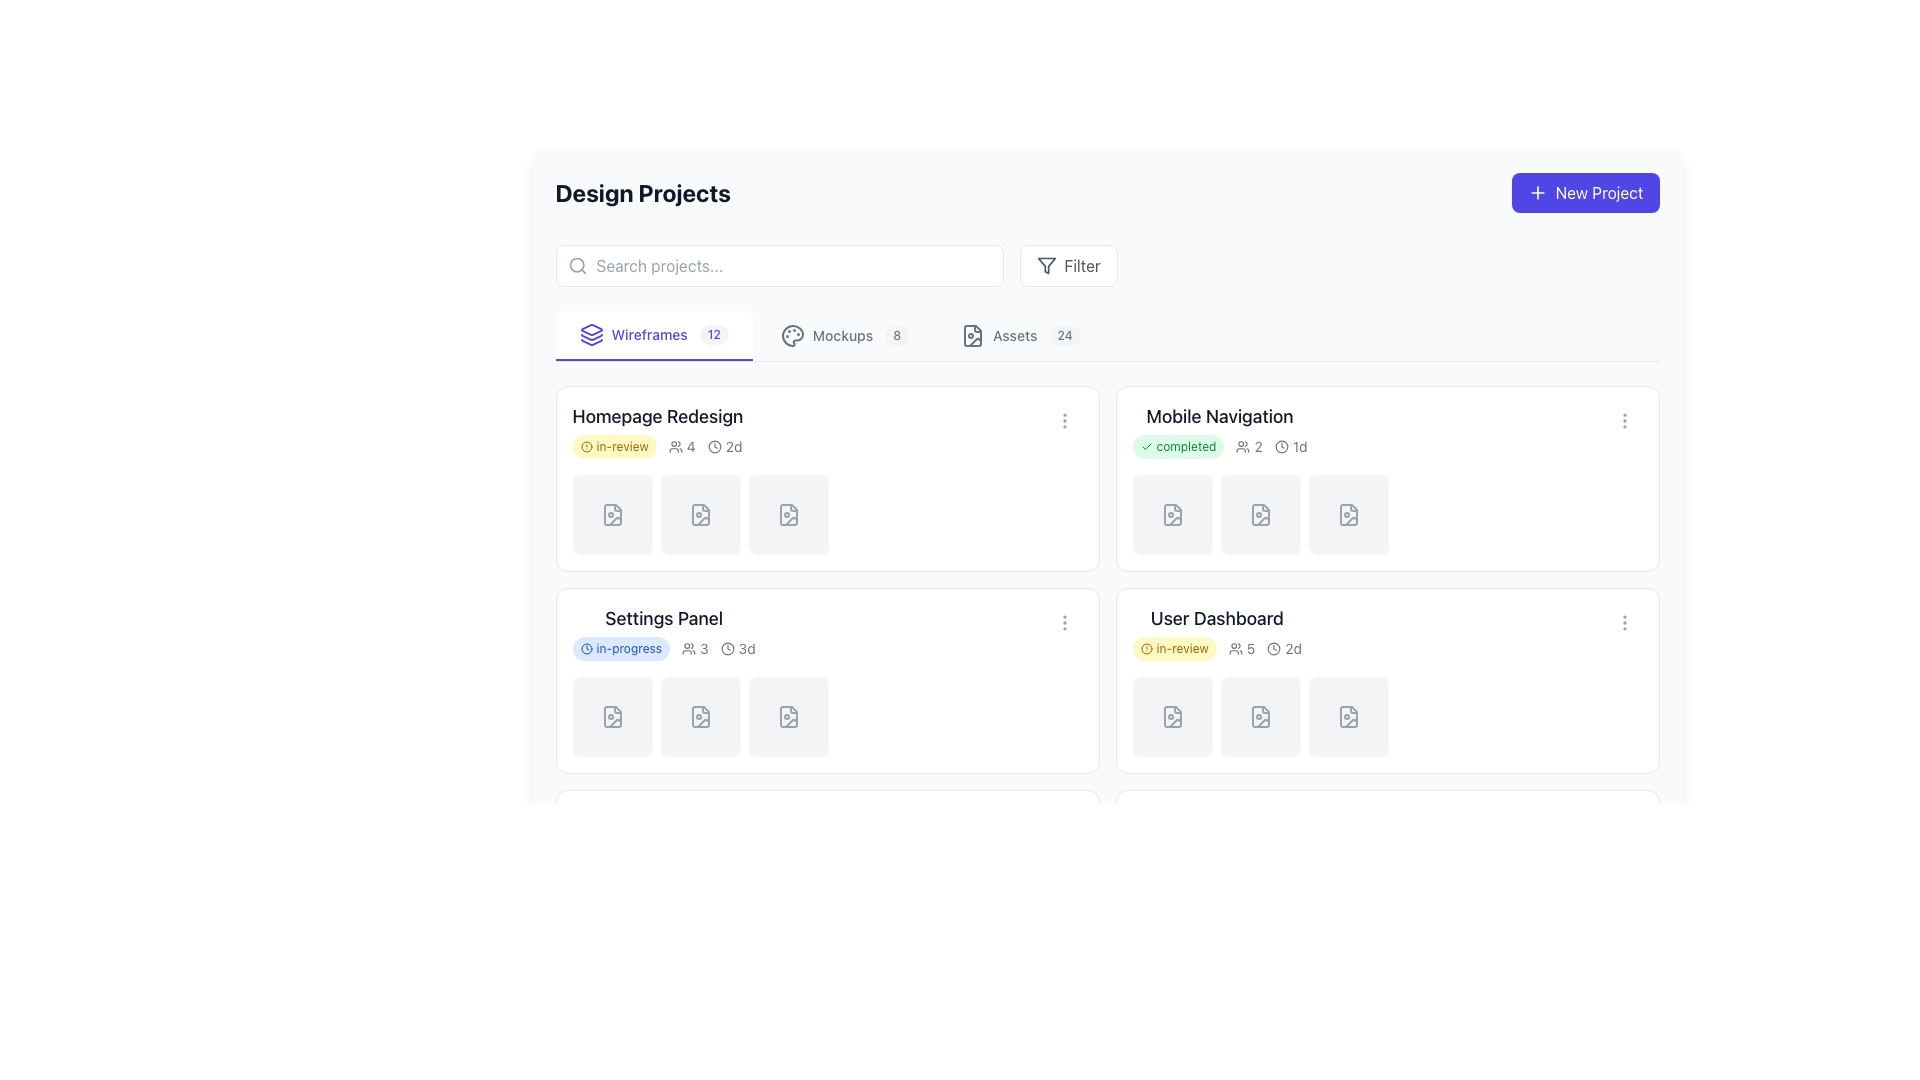  What do you see at coordinates (585, 446) in the screenshot?
I see `the circular warning sign icon in the yellow 'in-review' badge located at the top-left corner of the 'Homepage Redesign' card in the project grid` at bounding box center [585, 446].